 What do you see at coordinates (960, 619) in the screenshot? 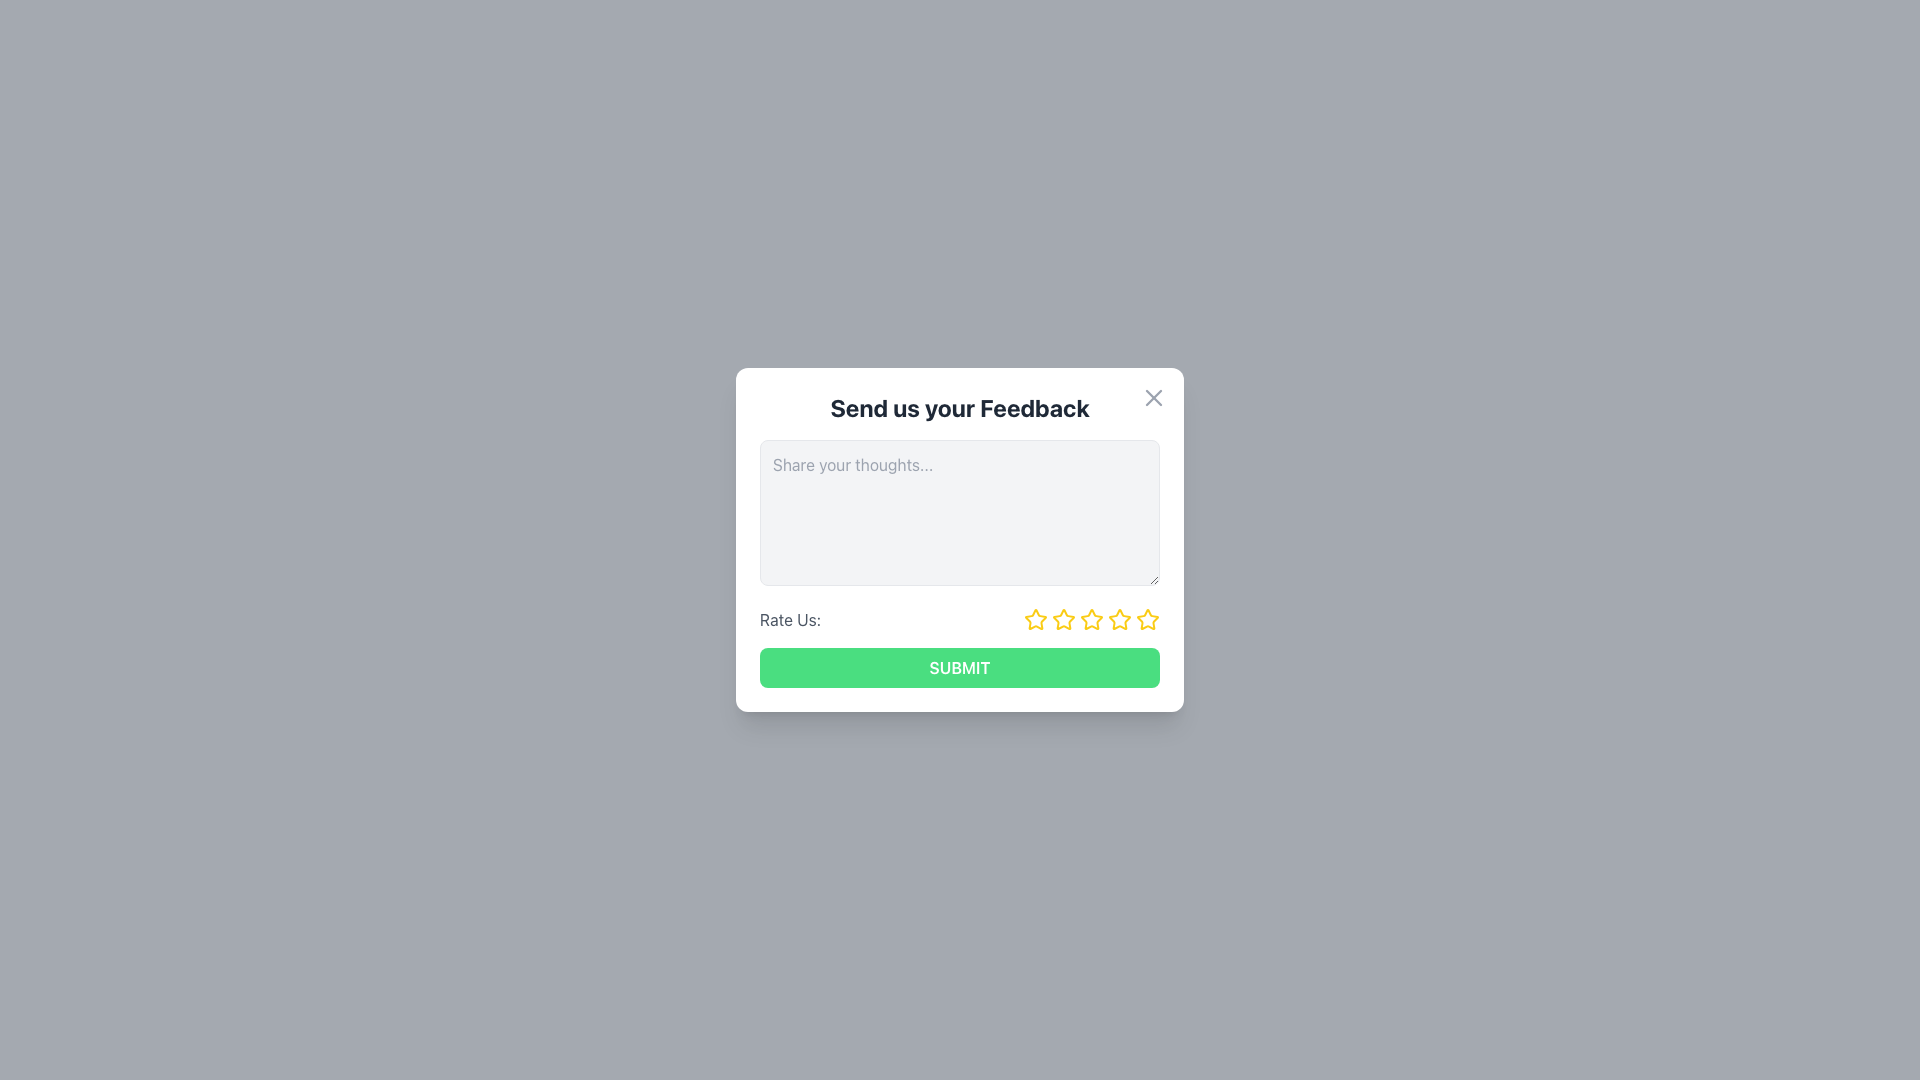
I see `one of the yellow star icons in the Rating component labeled 'Rate Us:'` at bounding box center [960, 619].